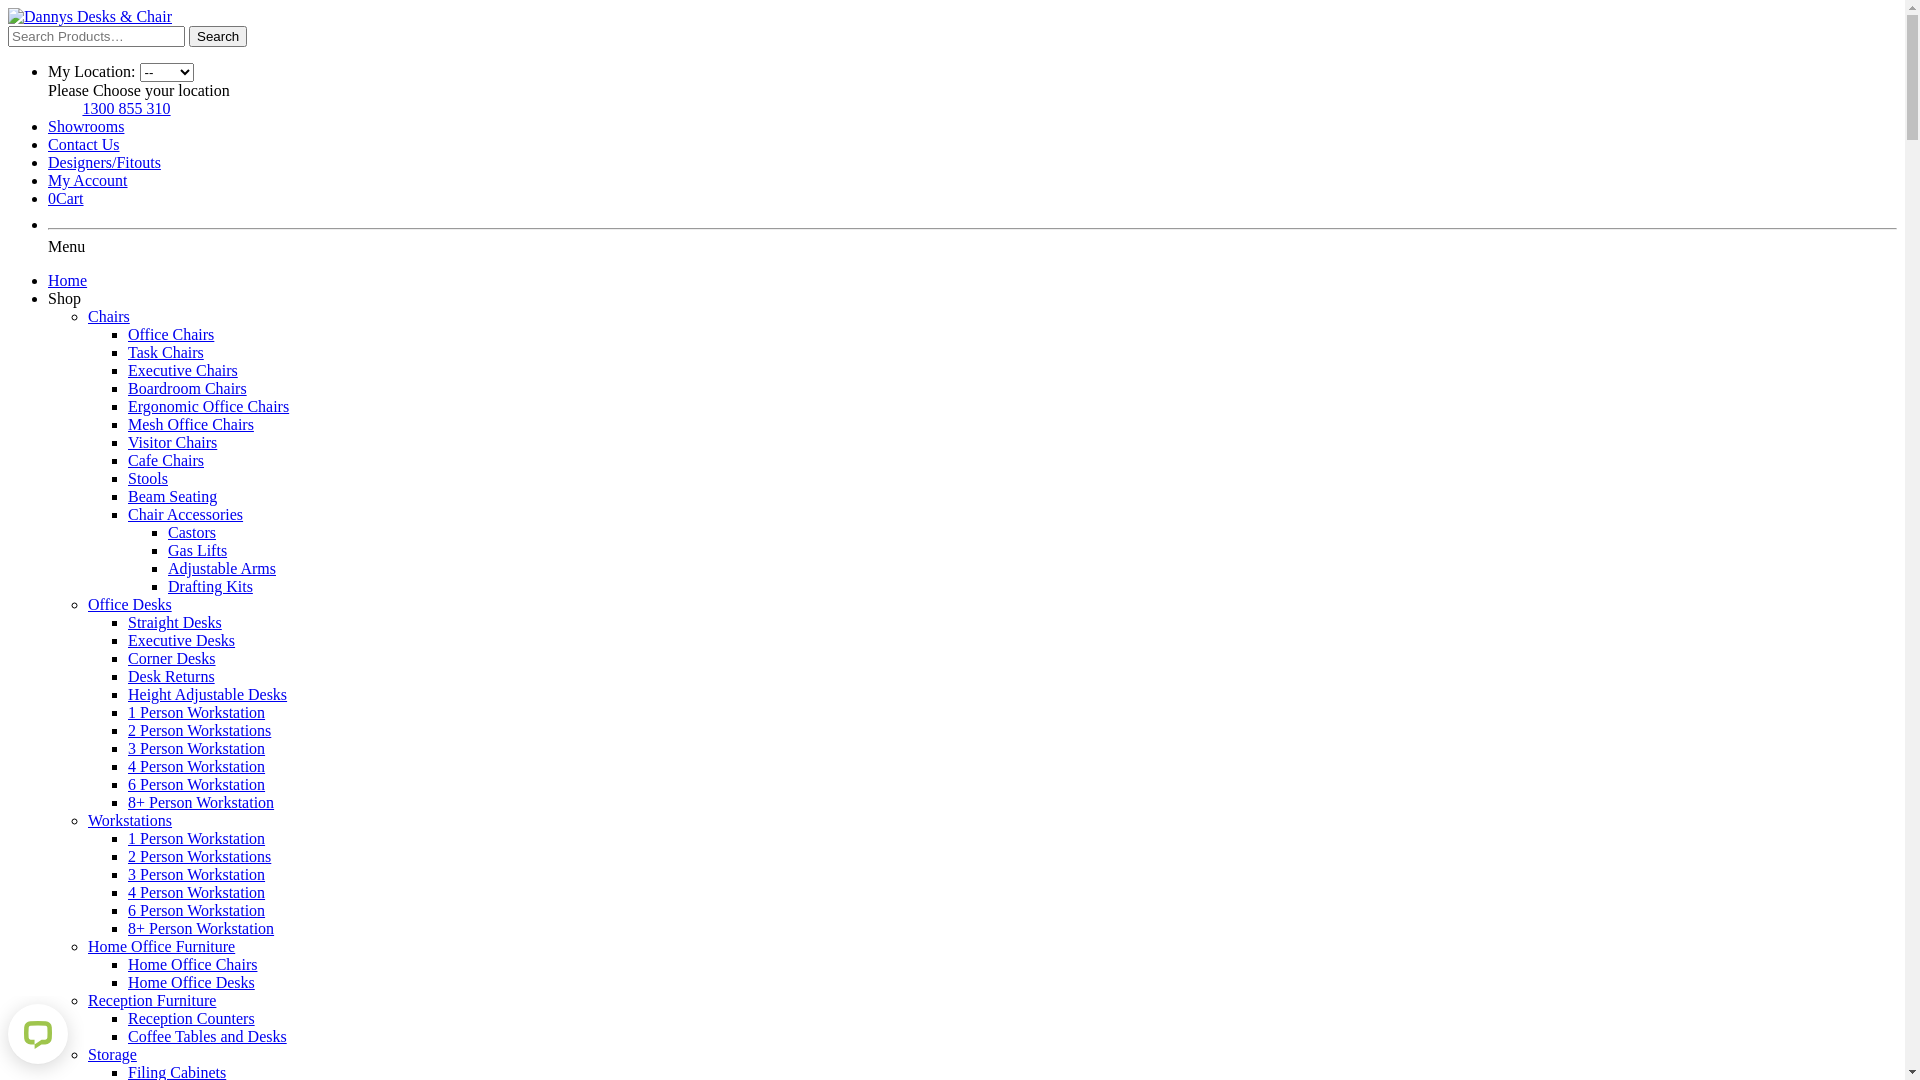  What do you see at coordinates (127, 621) in the screenshot?
I see `'Straight Desks'` at bounding box center [127, 621].